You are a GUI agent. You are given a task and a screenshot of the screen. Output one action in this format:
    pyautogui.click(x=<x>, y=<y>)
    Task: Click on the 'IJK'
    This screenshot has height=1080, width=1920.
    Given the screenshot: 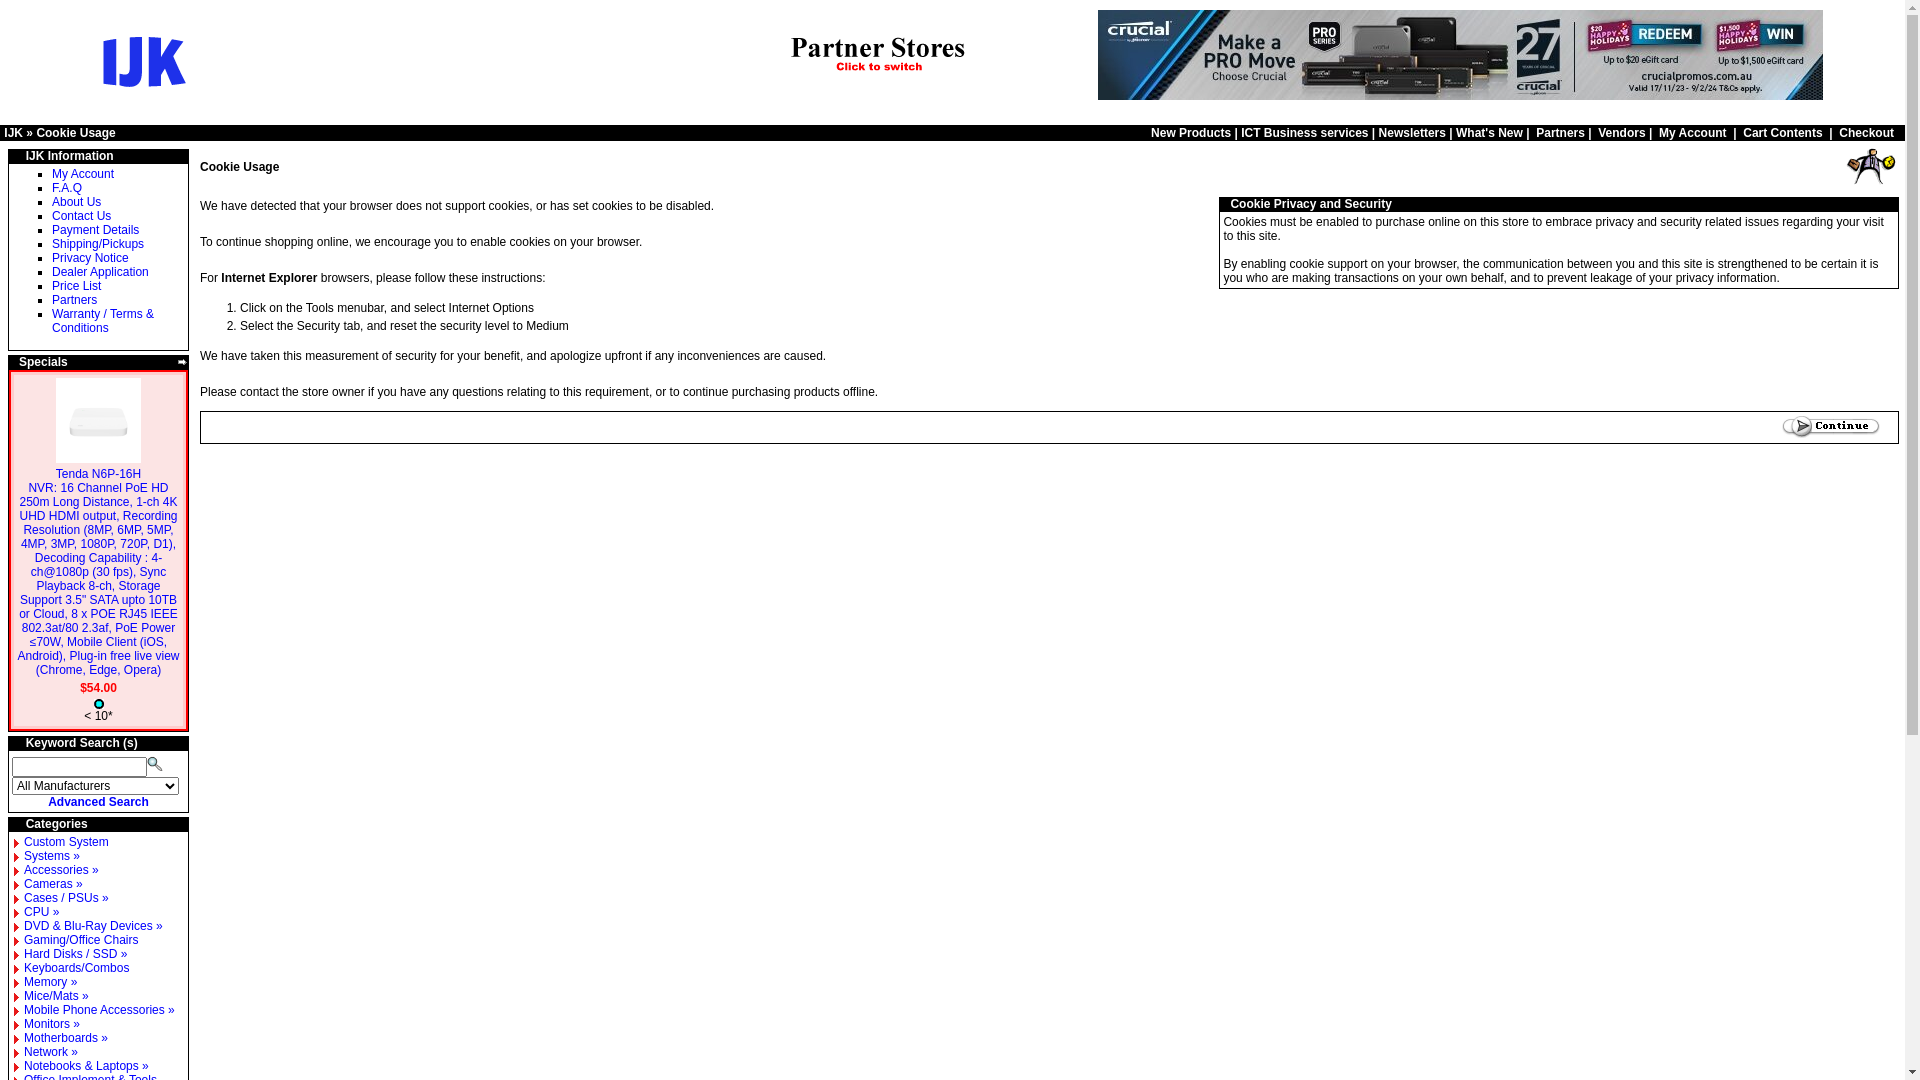 What is the action you would take?
    pyautogui.click(x=4, y=132)
    